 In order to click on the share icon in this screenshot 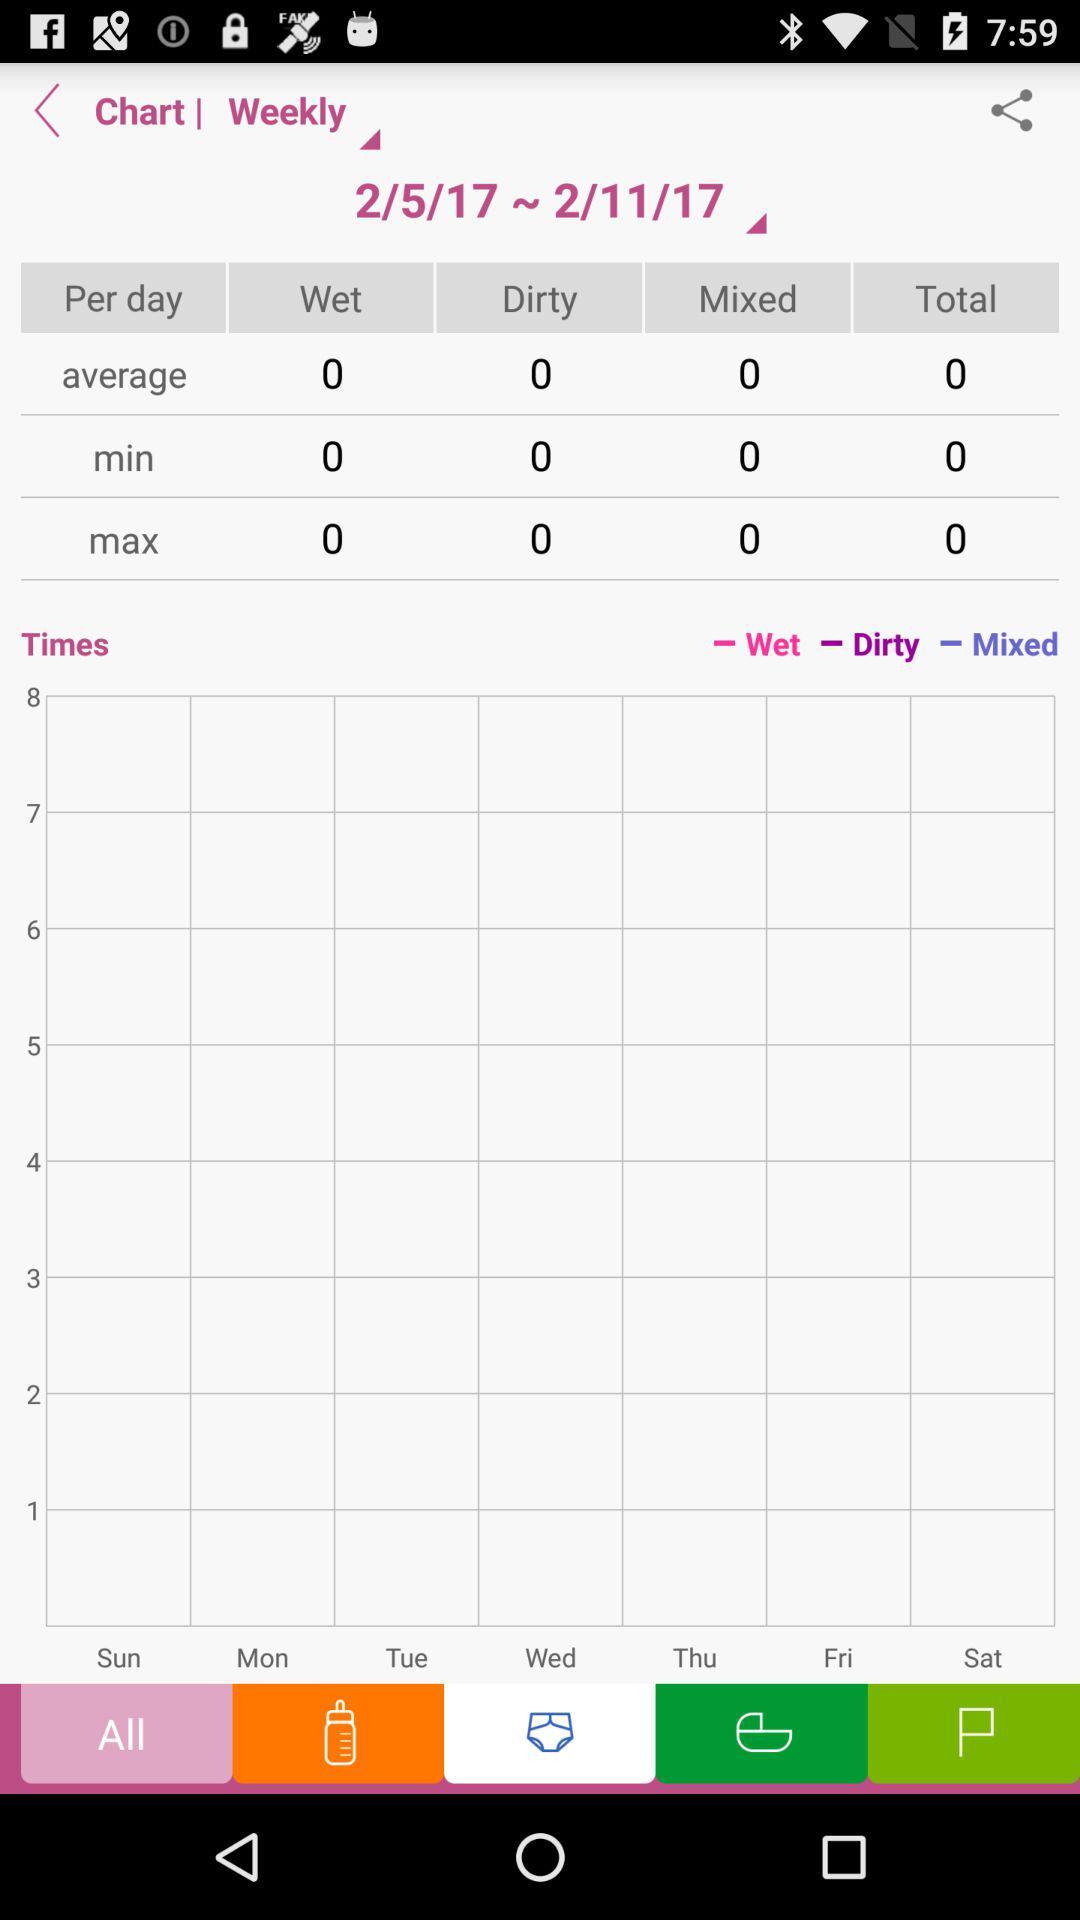, I will do `click(1022, 117)`.